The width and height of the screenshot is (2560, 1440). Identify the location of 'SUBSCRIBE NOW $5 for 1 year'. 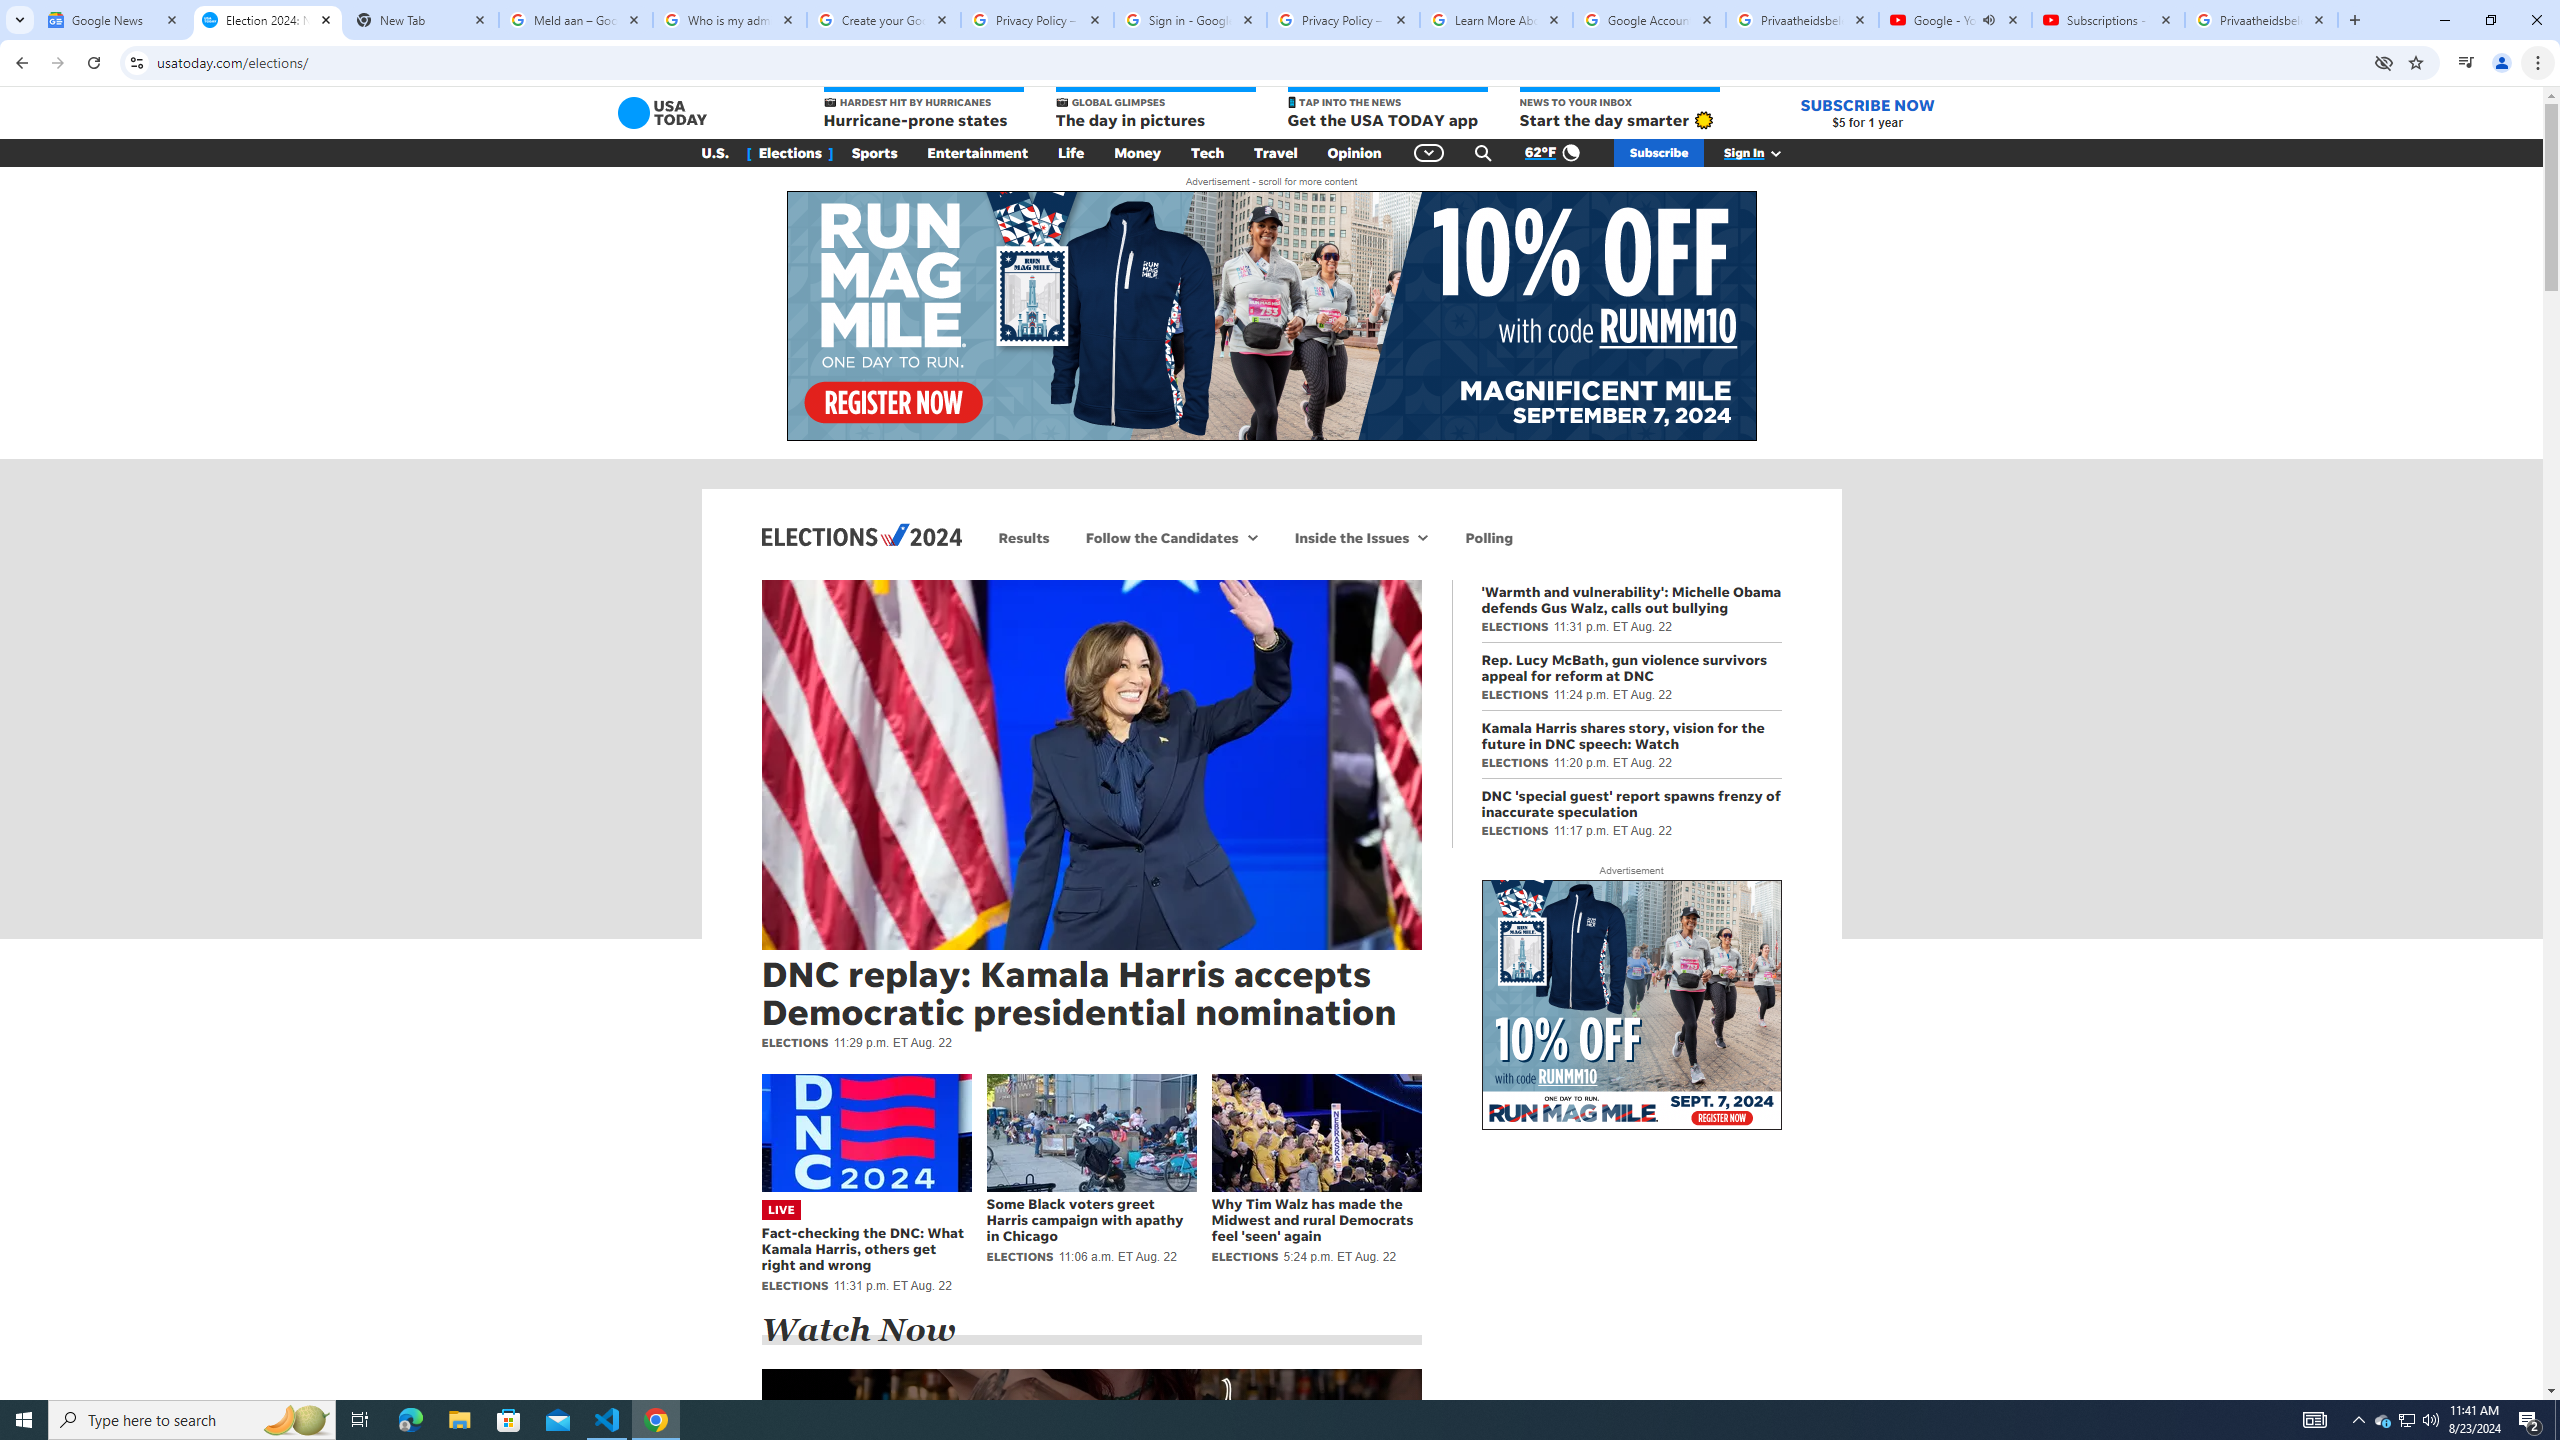
(1867, 112).